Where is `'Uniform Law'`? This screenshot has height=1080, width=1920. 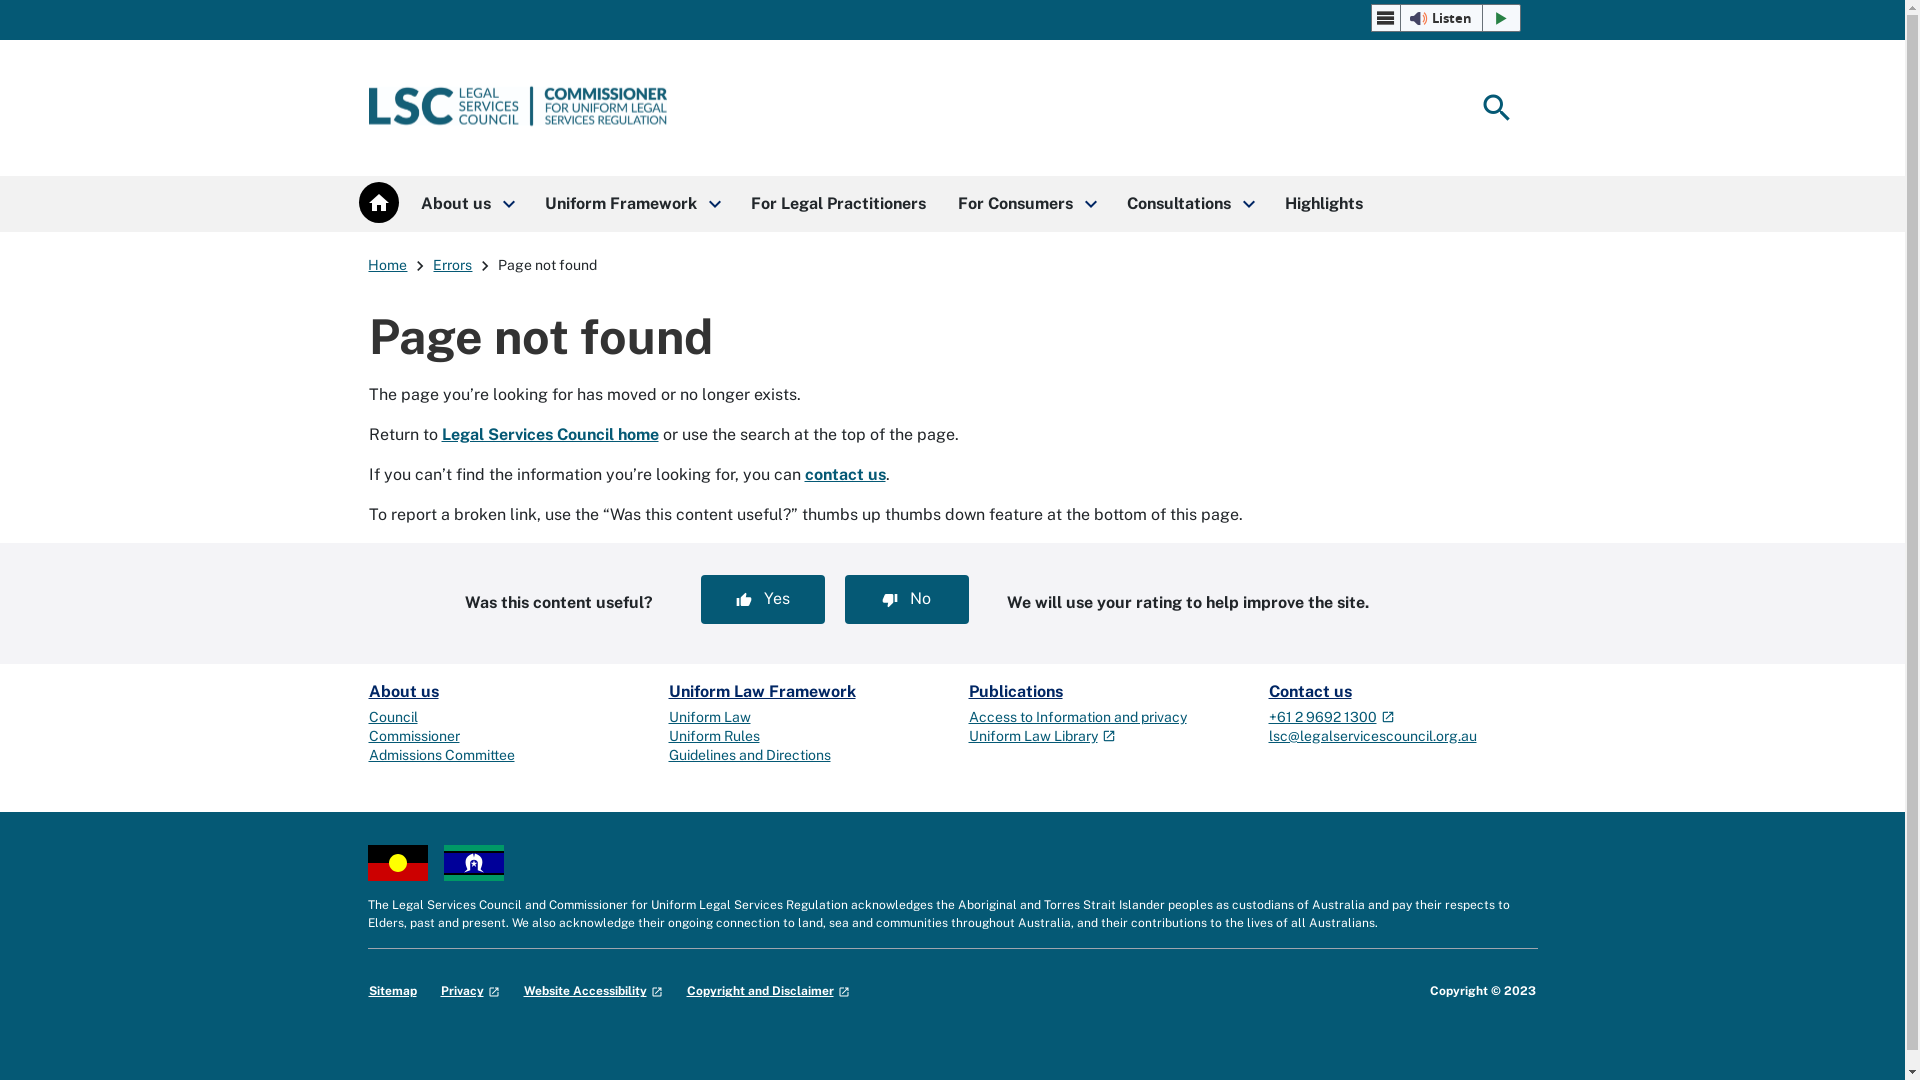 'Uniform Law' is located at coordinates (709, 716).